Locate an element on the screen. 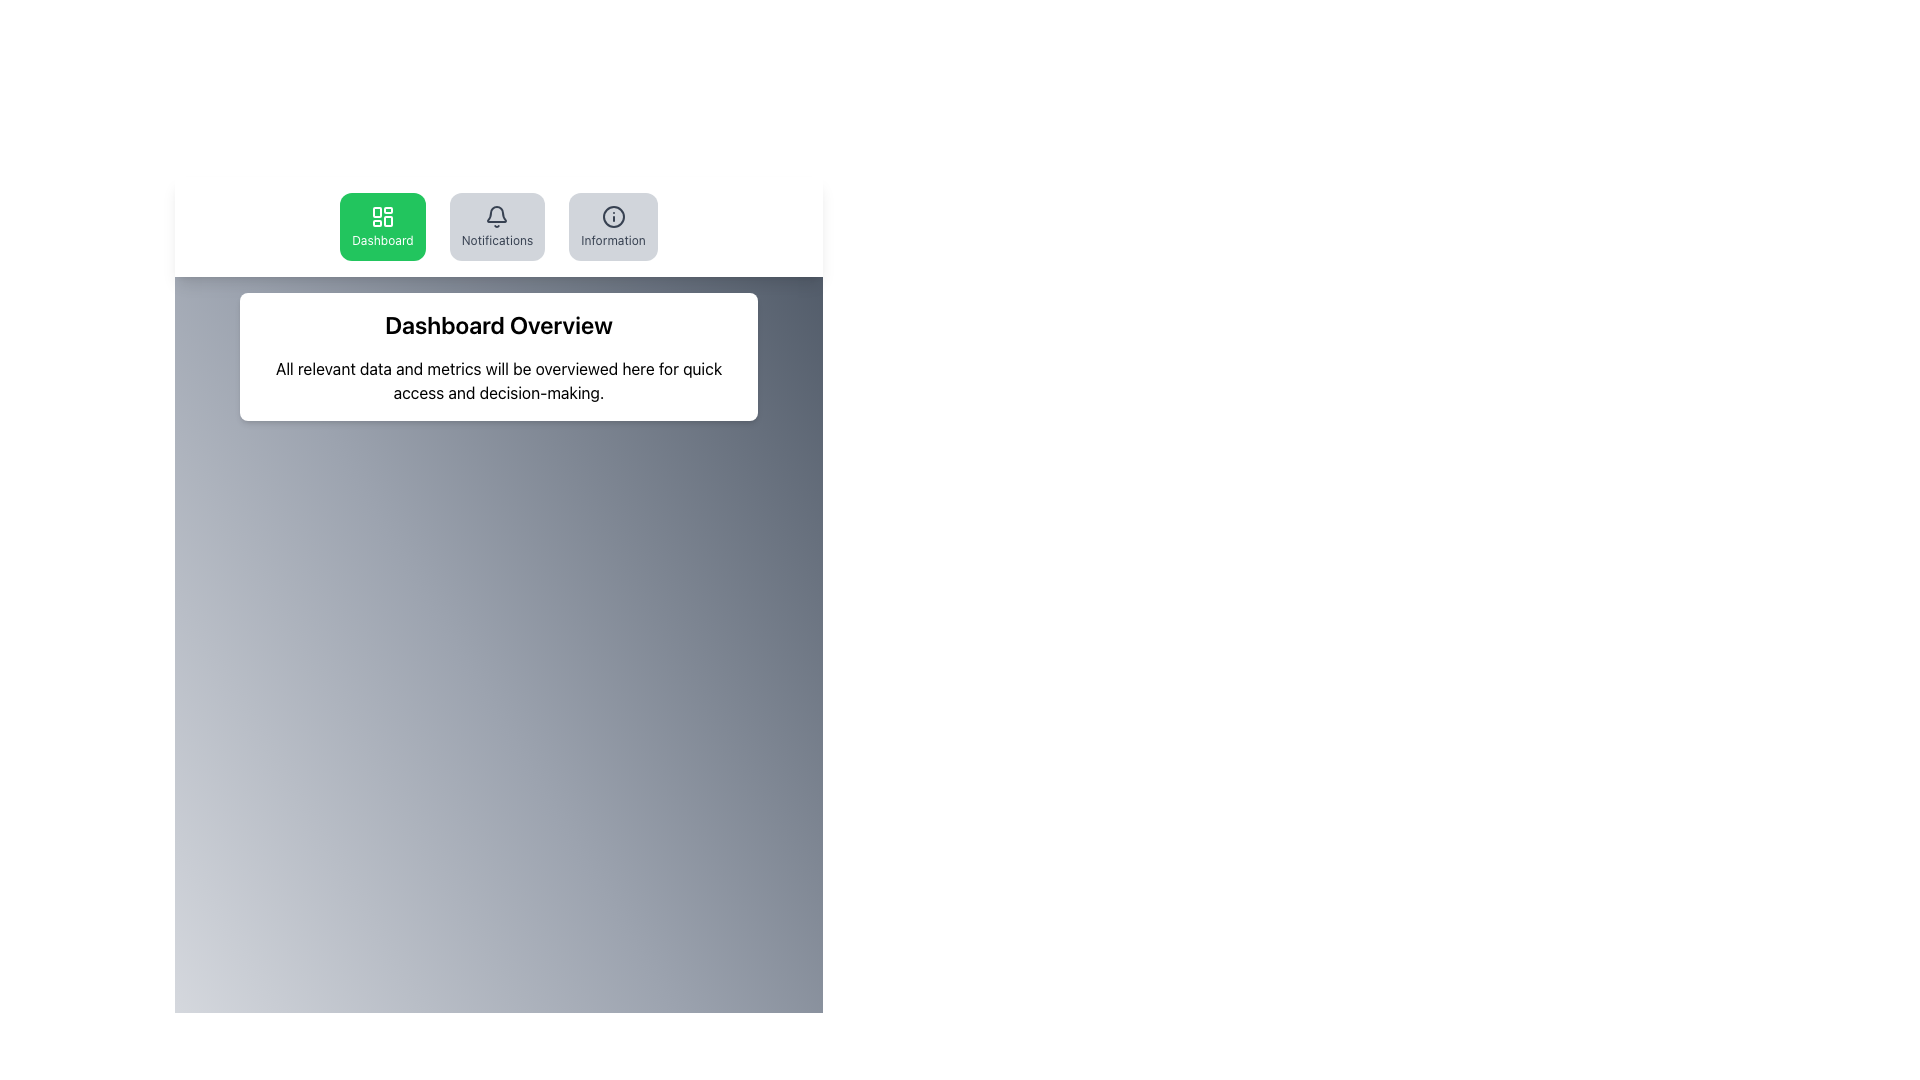  the third button from the left, labeled 'Information', which has a rounded rectangular shape, light gray background, and contains an 'i' icon is located at coordinates (612, 226).